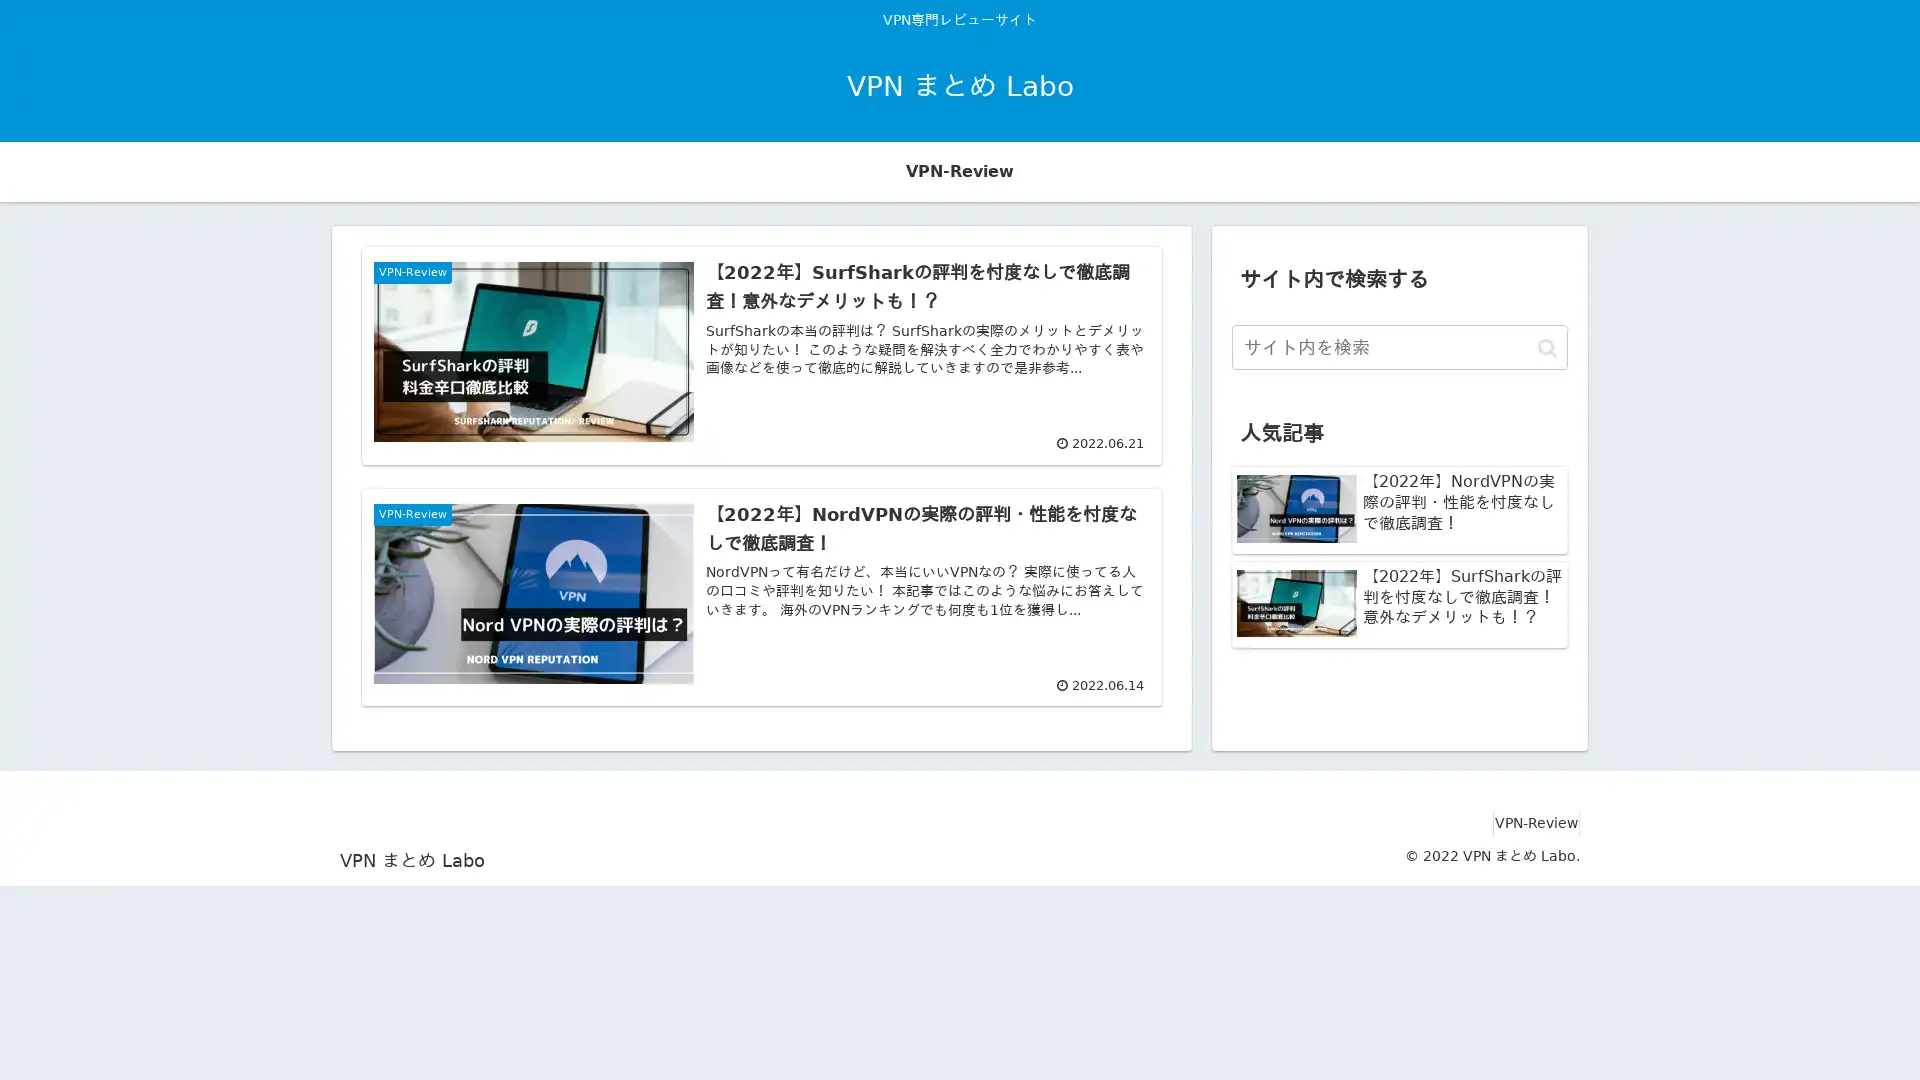 The height and width of the screenshot is (1080, 1920). What do you see at coordinates (1546, 346) in the screenshot?
I see `button` at bounding box center [1546, 346].